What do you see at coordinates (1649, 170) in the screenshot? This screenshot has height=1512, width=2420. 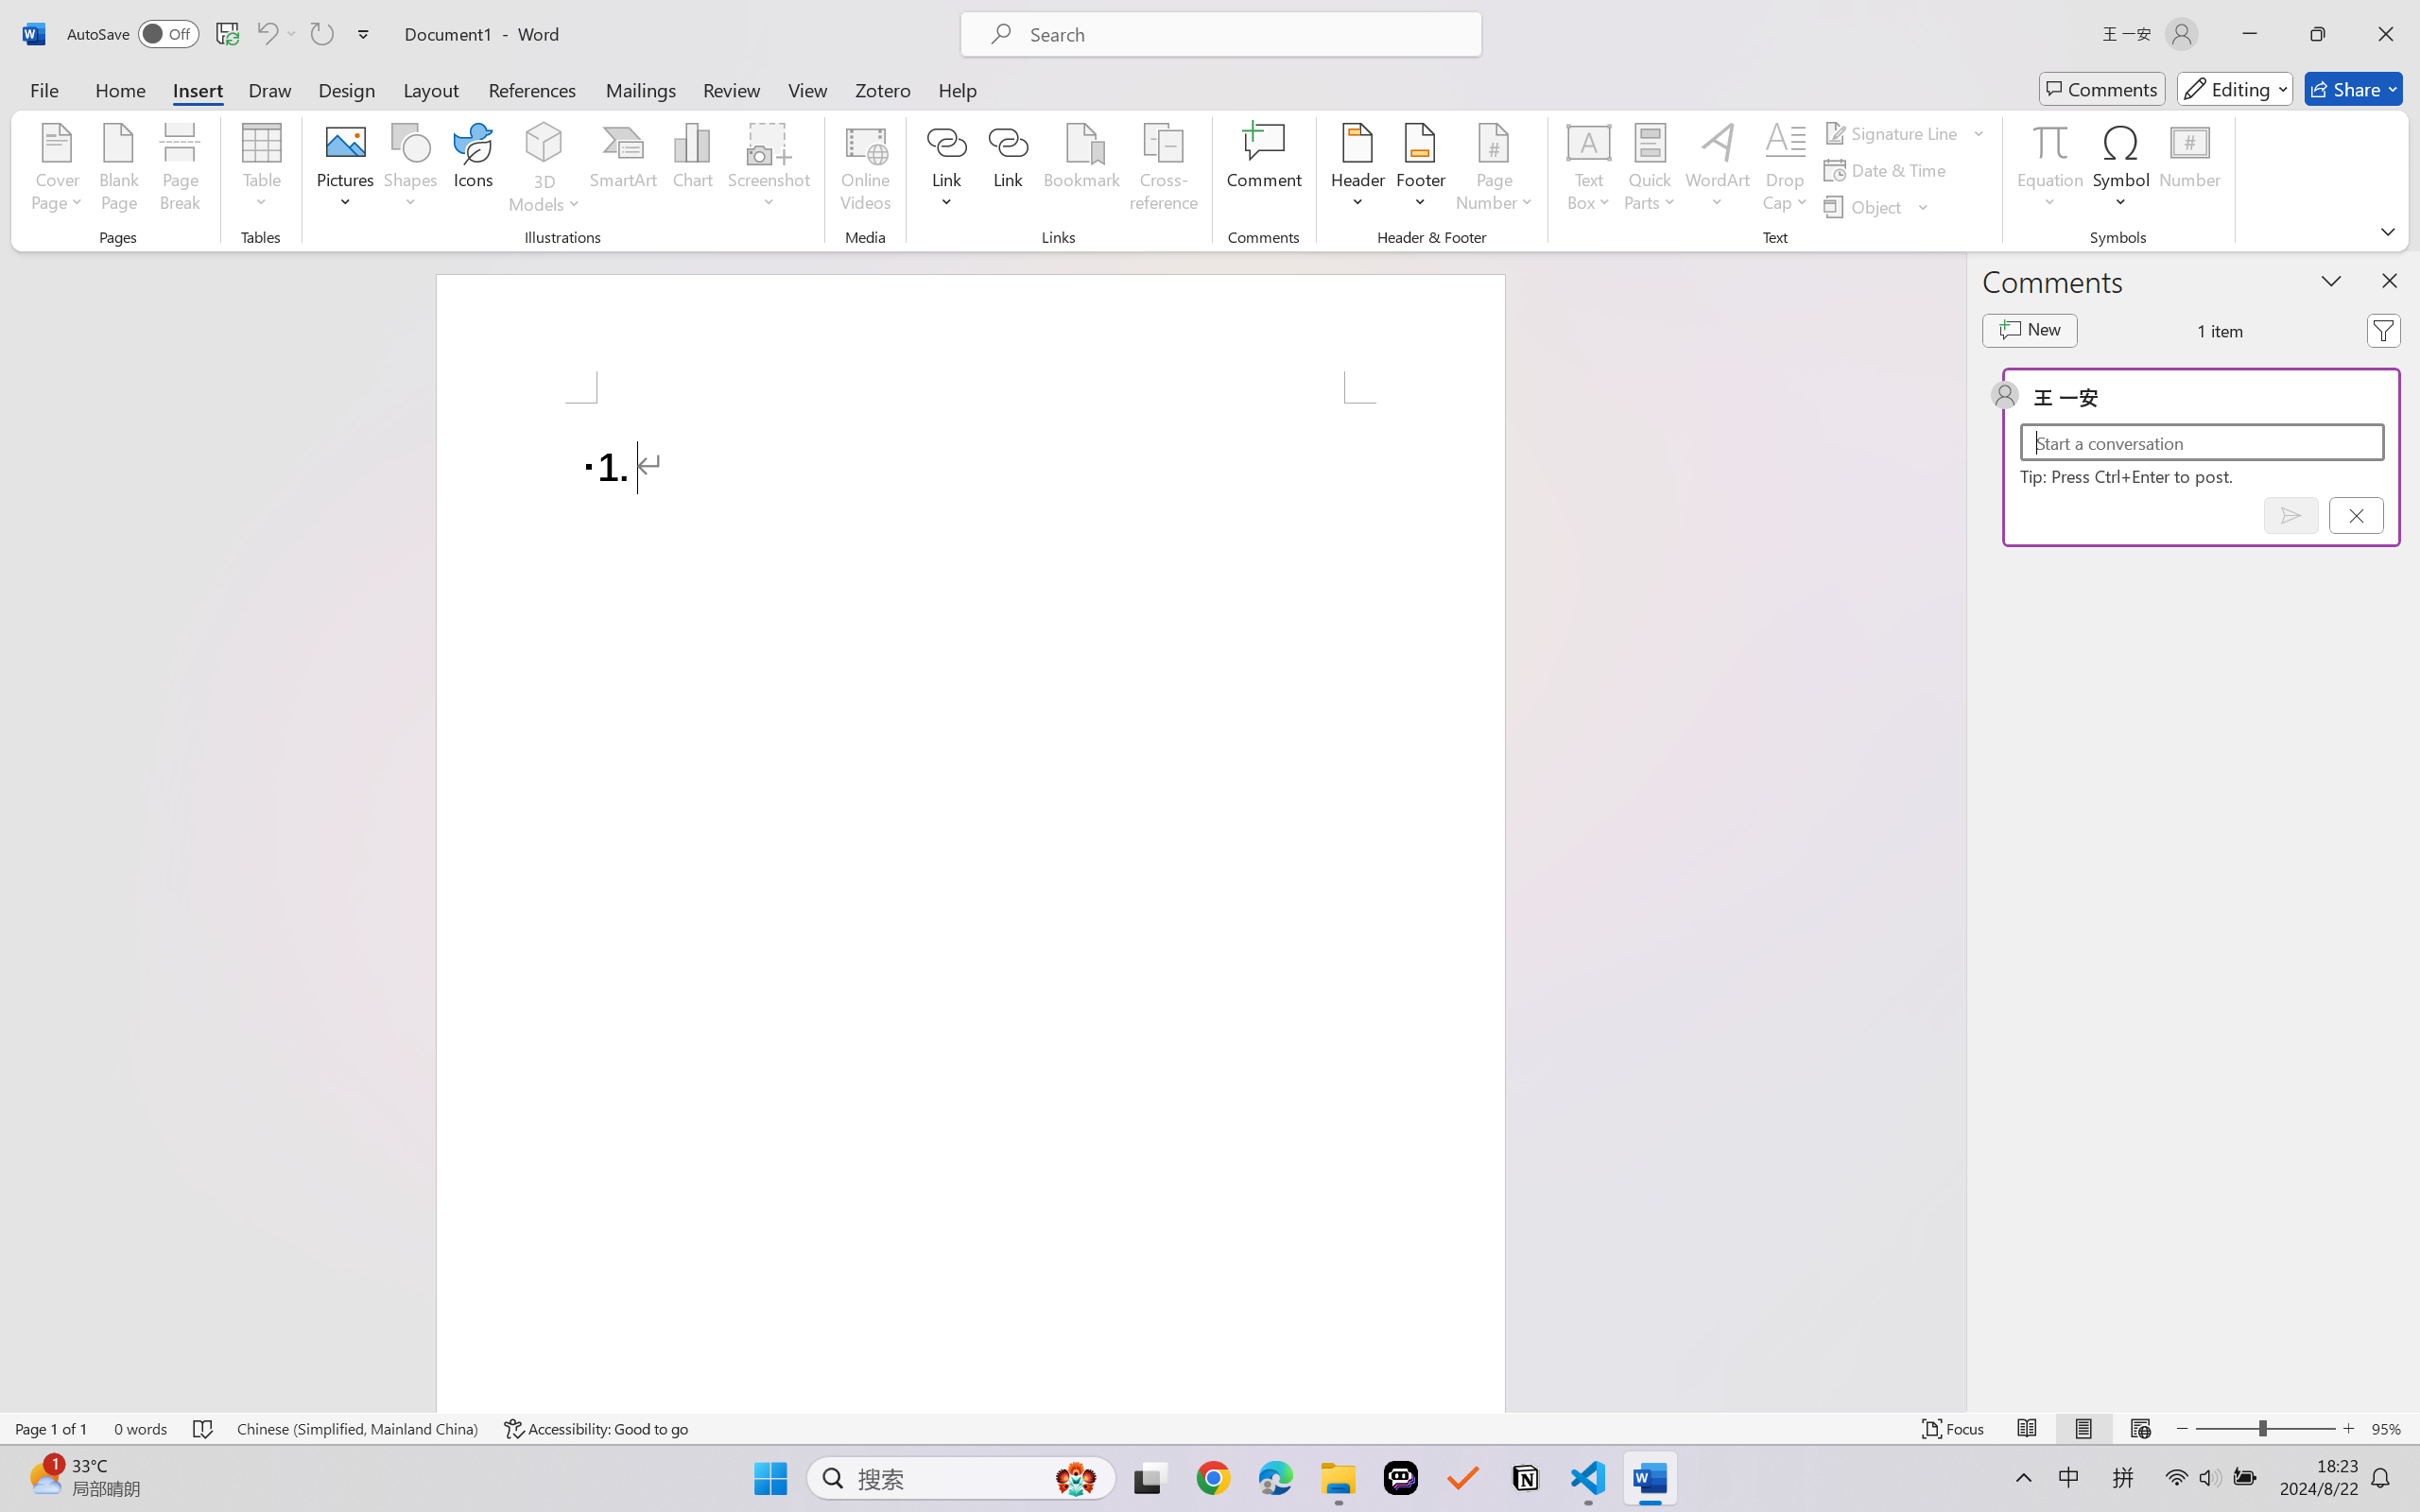 I see `'Quick Parts'` at bounding box center [1649, 170].